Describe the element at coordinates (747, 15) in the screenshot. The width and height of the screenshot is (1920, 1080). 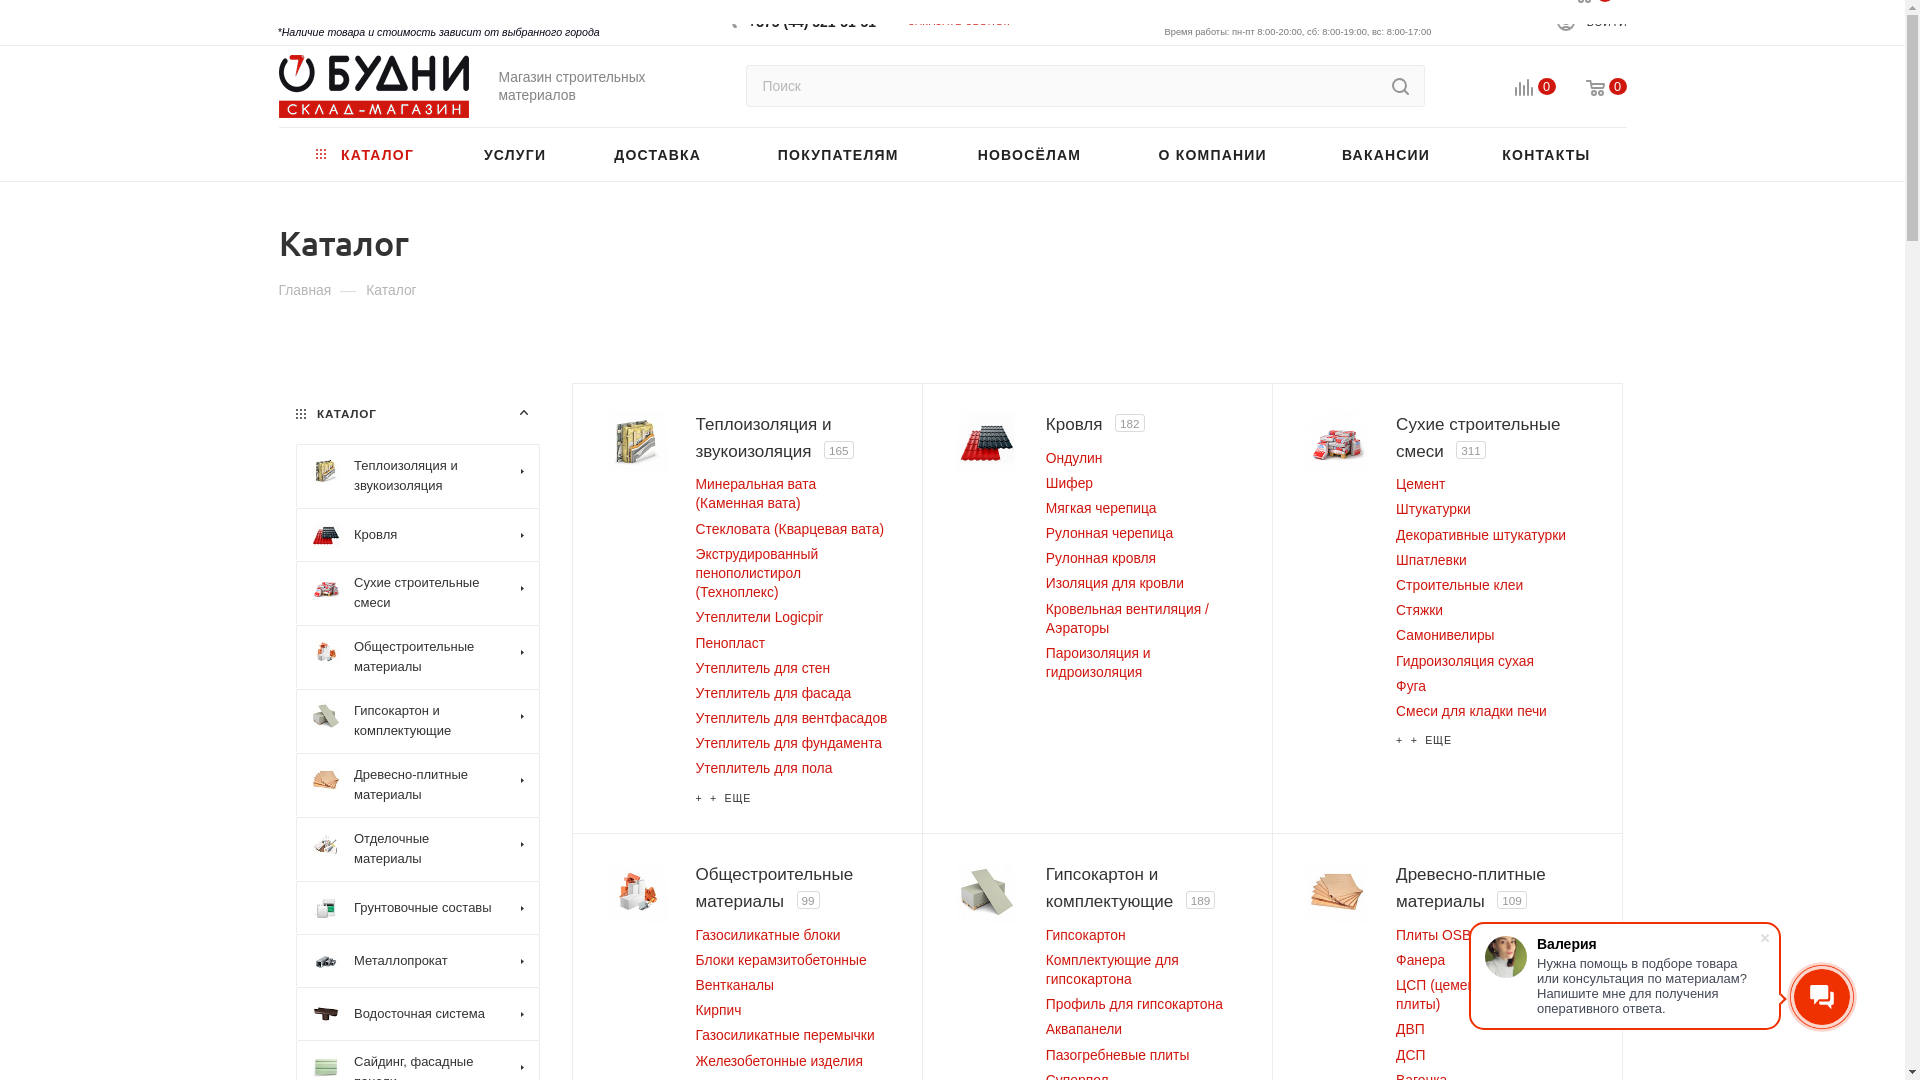
I see `'+375 (44) 521-51-51'` at that location.